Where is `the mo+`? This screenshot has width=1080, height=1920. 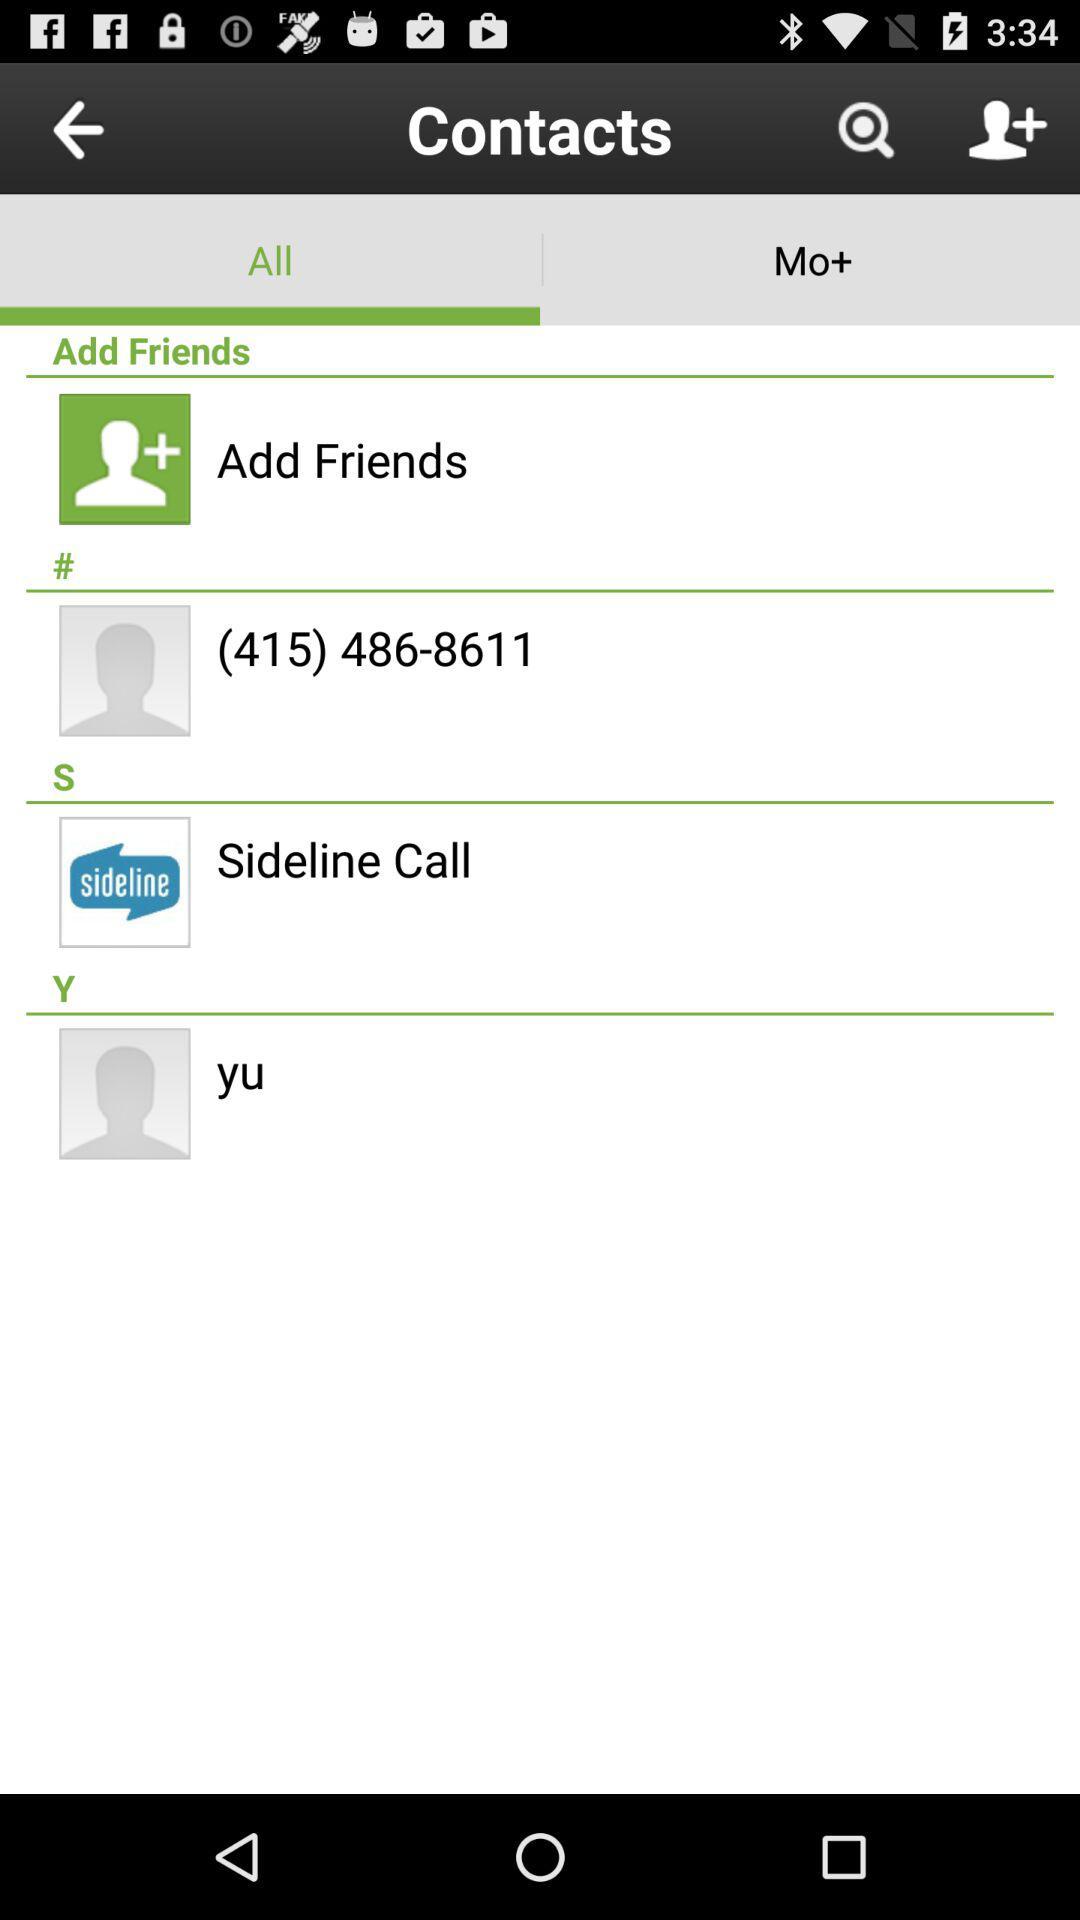 the mo+ is located at coordinates (810, 258).